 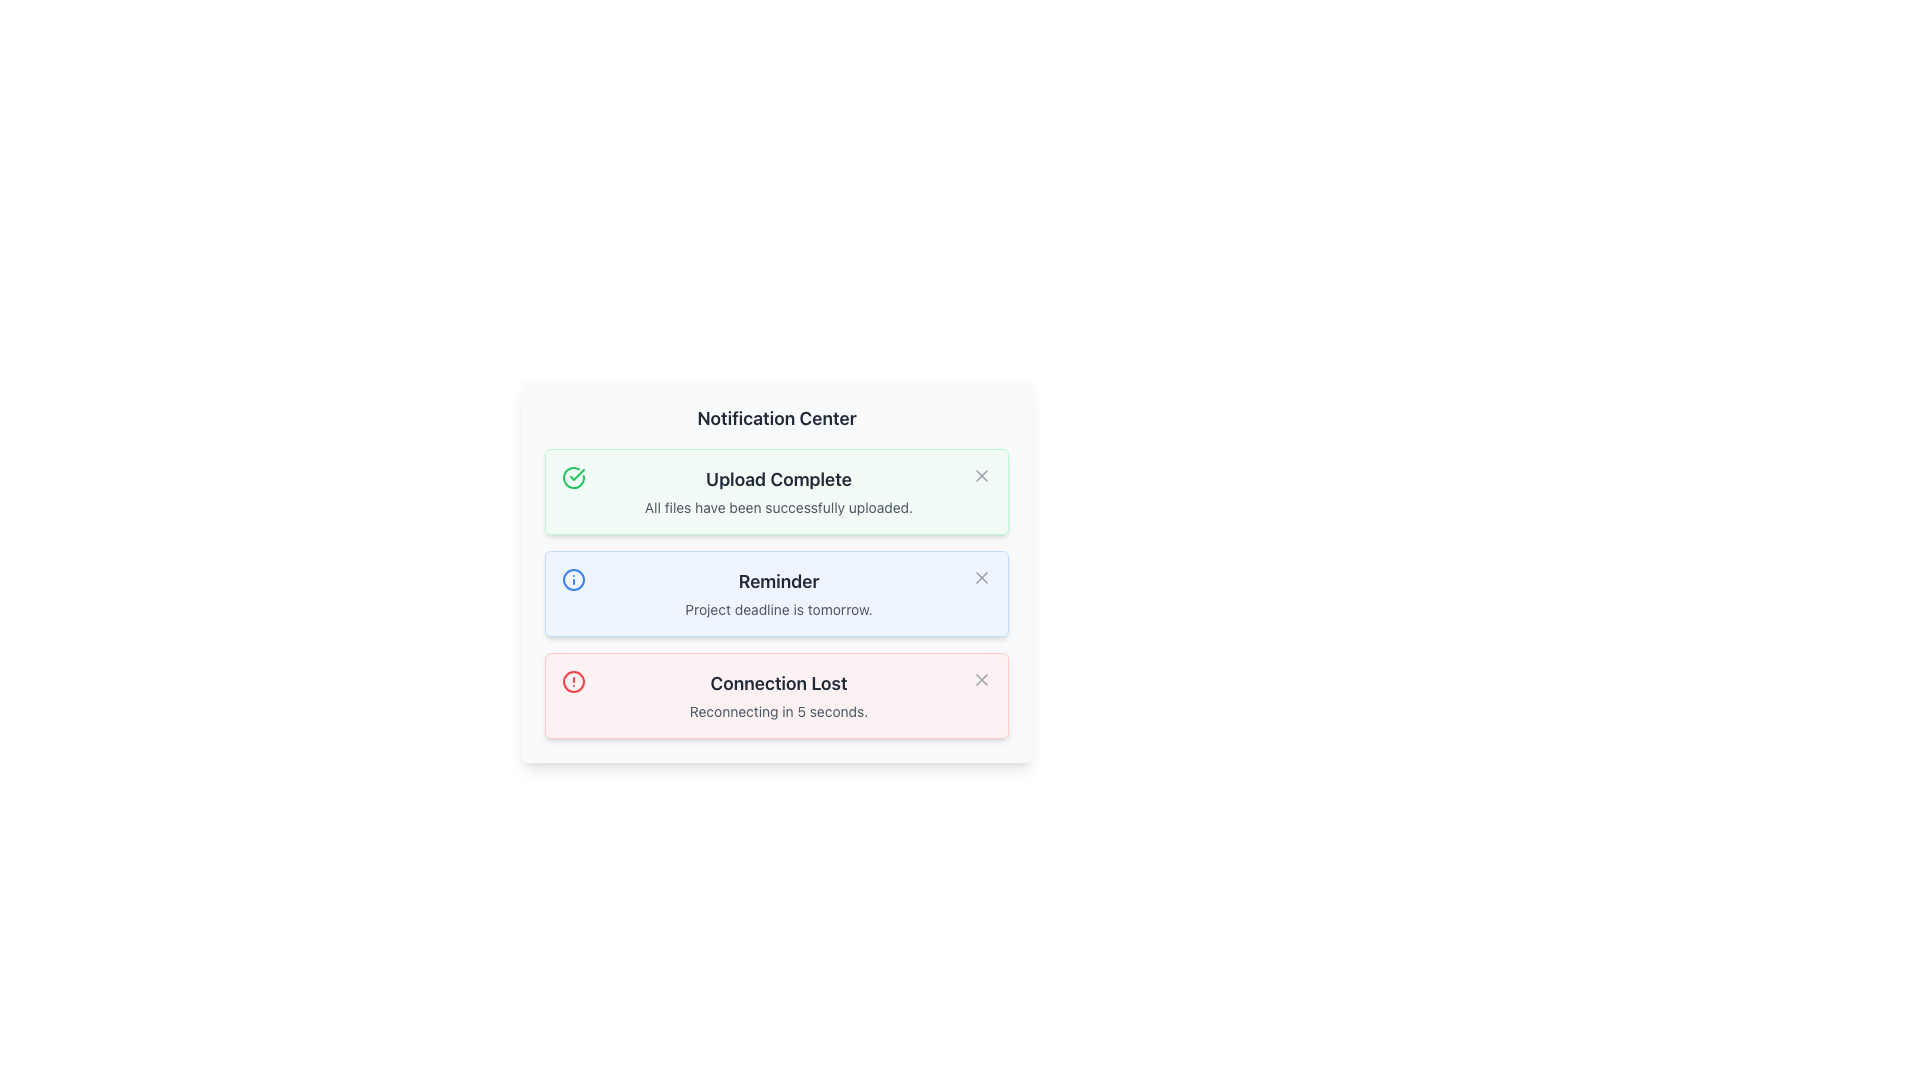 I want to click on the Notification card that indicates the project deadline is tomorrow, which is the second card in a series of three notifications, so click(x=776, y=571).